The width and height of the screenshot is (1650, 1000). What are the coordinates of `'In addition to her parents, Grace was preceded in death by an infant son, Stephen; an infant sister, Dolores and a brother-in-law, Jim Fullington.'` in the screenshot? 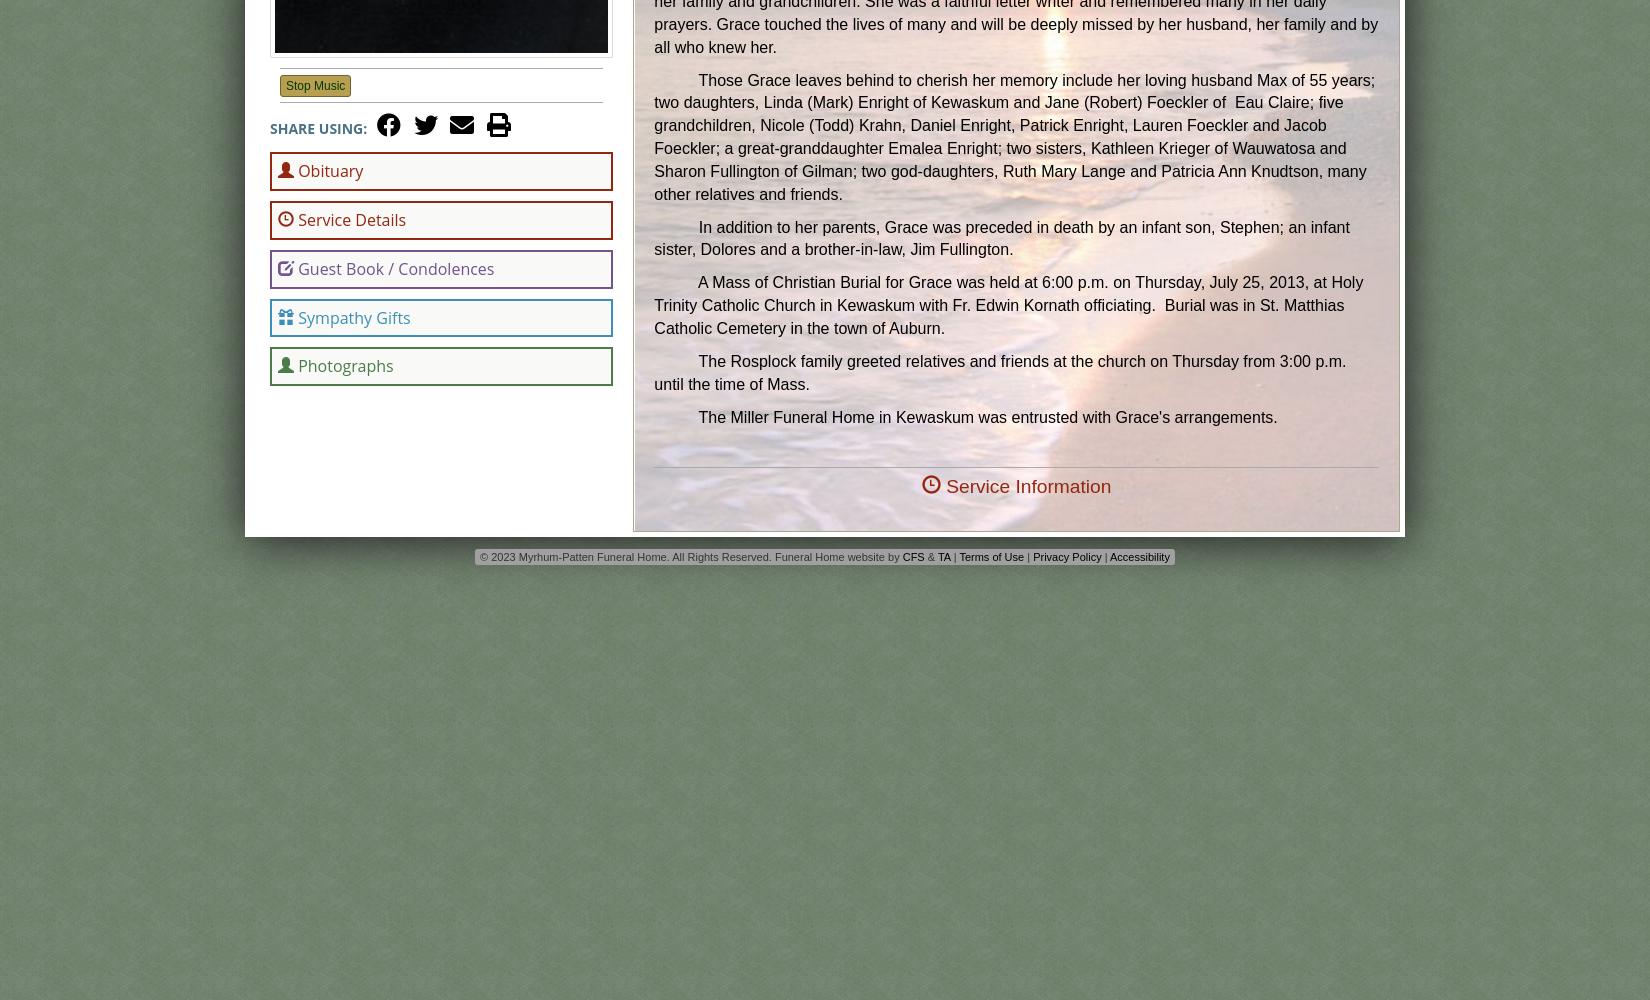 It's located at (1001, 237).